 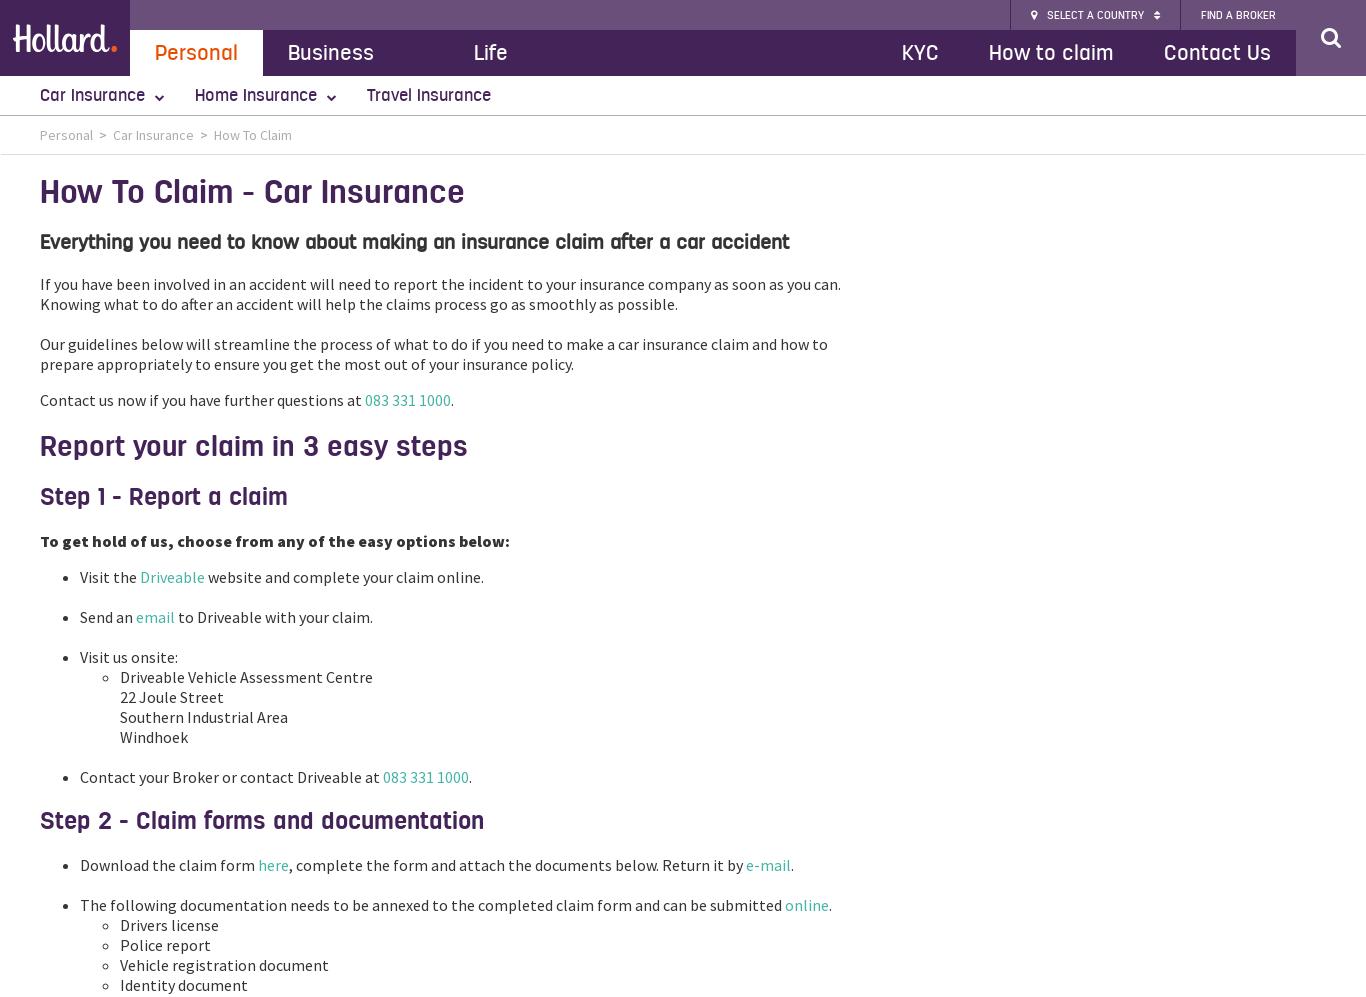 What do you see at coordinates (345, 576) in the screenshot?
I see `'website and complete your claim online.'` at bounding box center [345, 576].